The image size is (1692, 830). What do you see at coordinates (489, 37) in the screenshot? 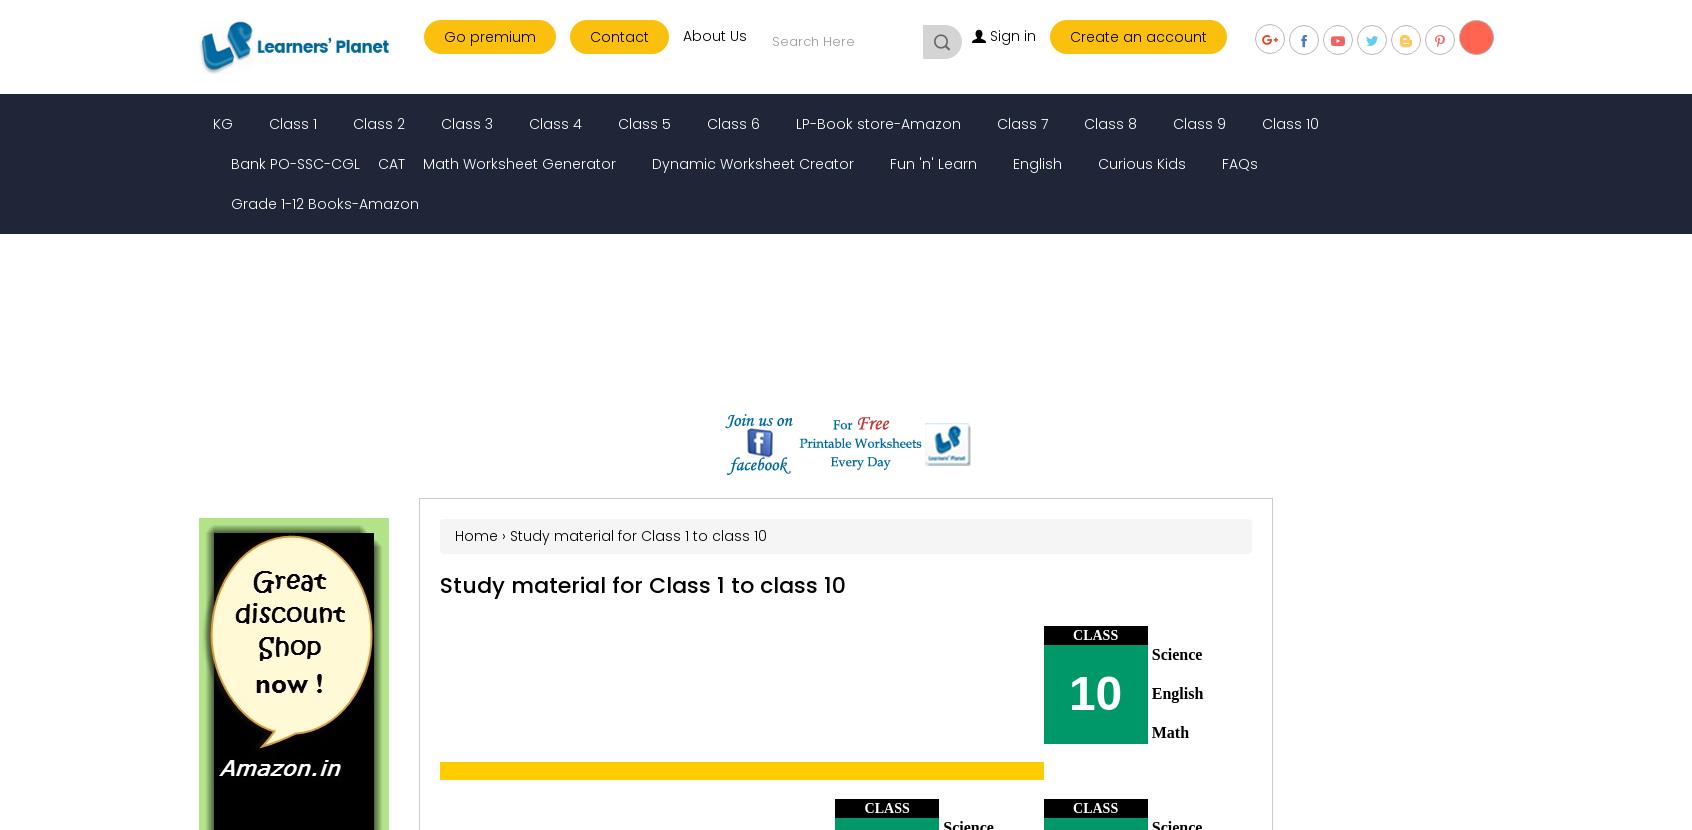
I see `'Go premium'` at bounding box center [489, 37].